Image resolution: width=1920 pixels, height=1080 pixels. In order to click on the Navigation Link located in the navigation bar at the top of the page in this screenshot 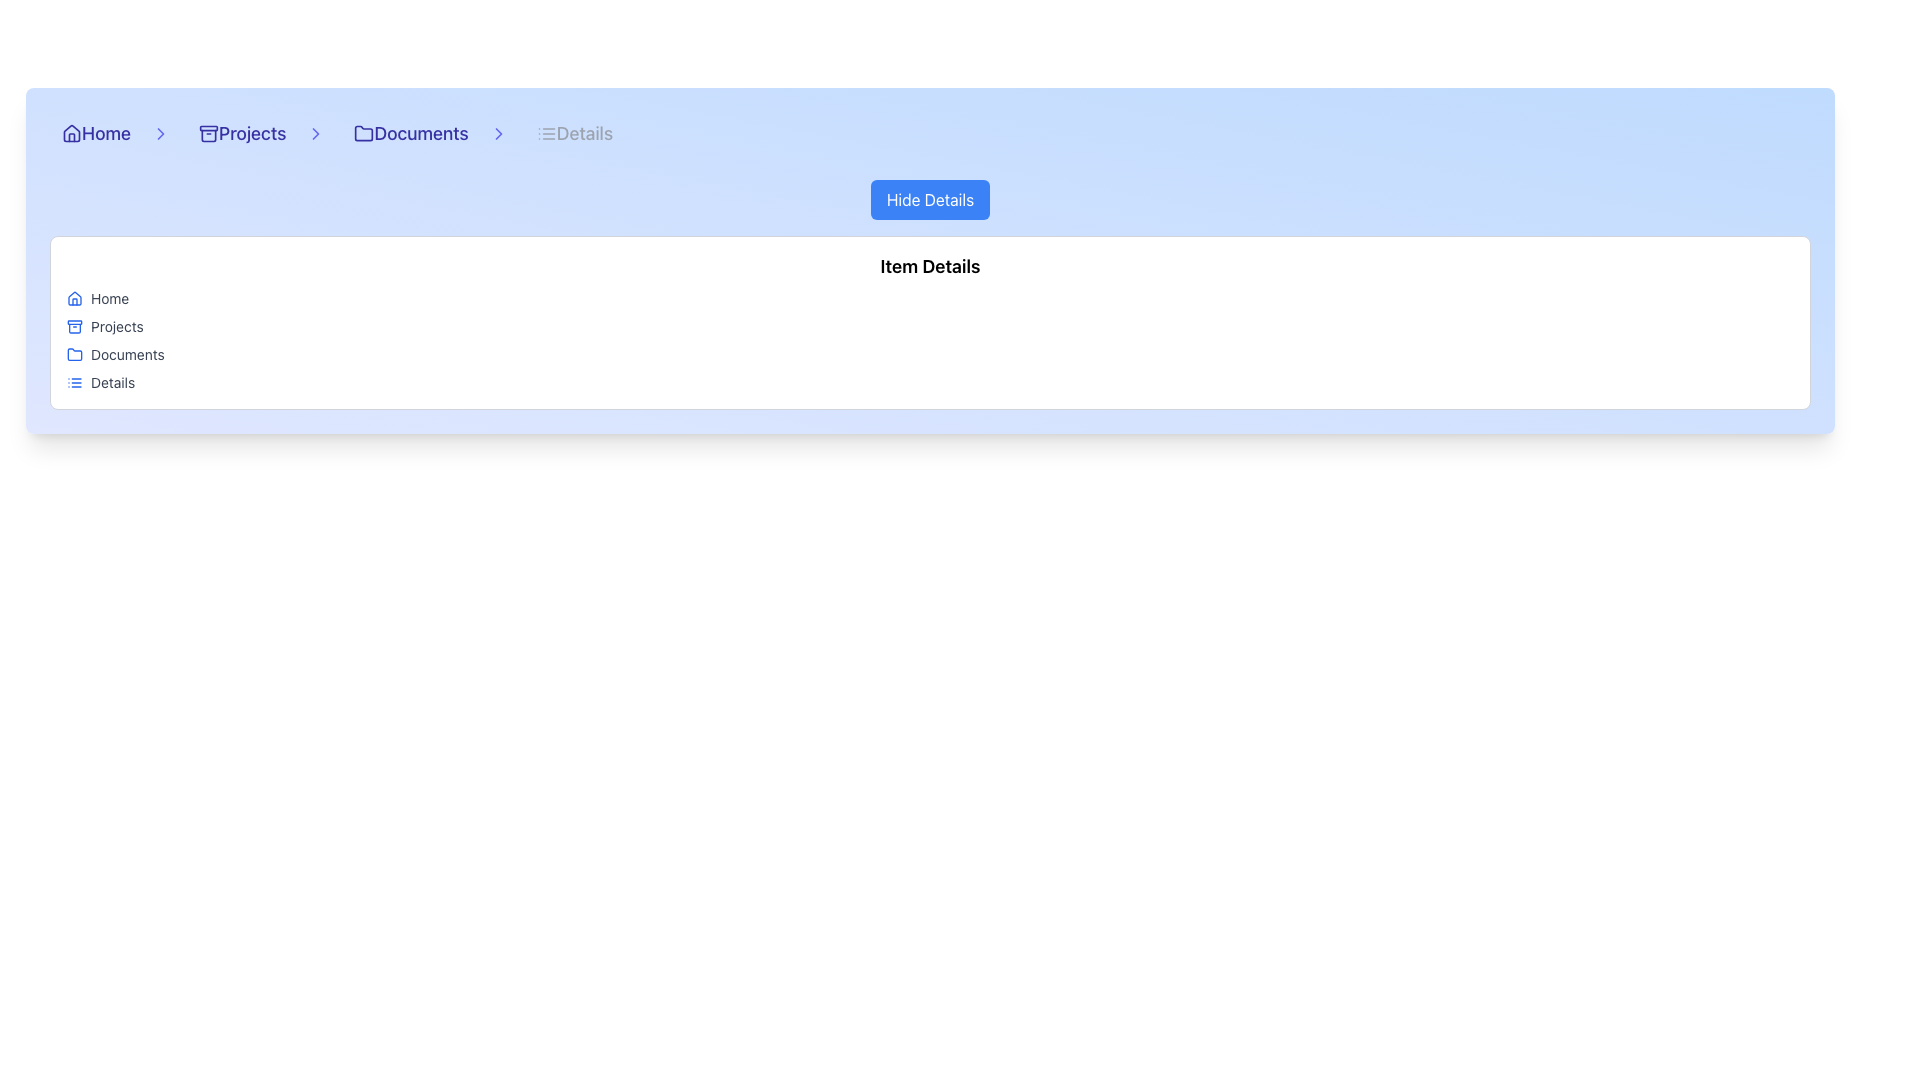, I will do `click(573, 134)`.